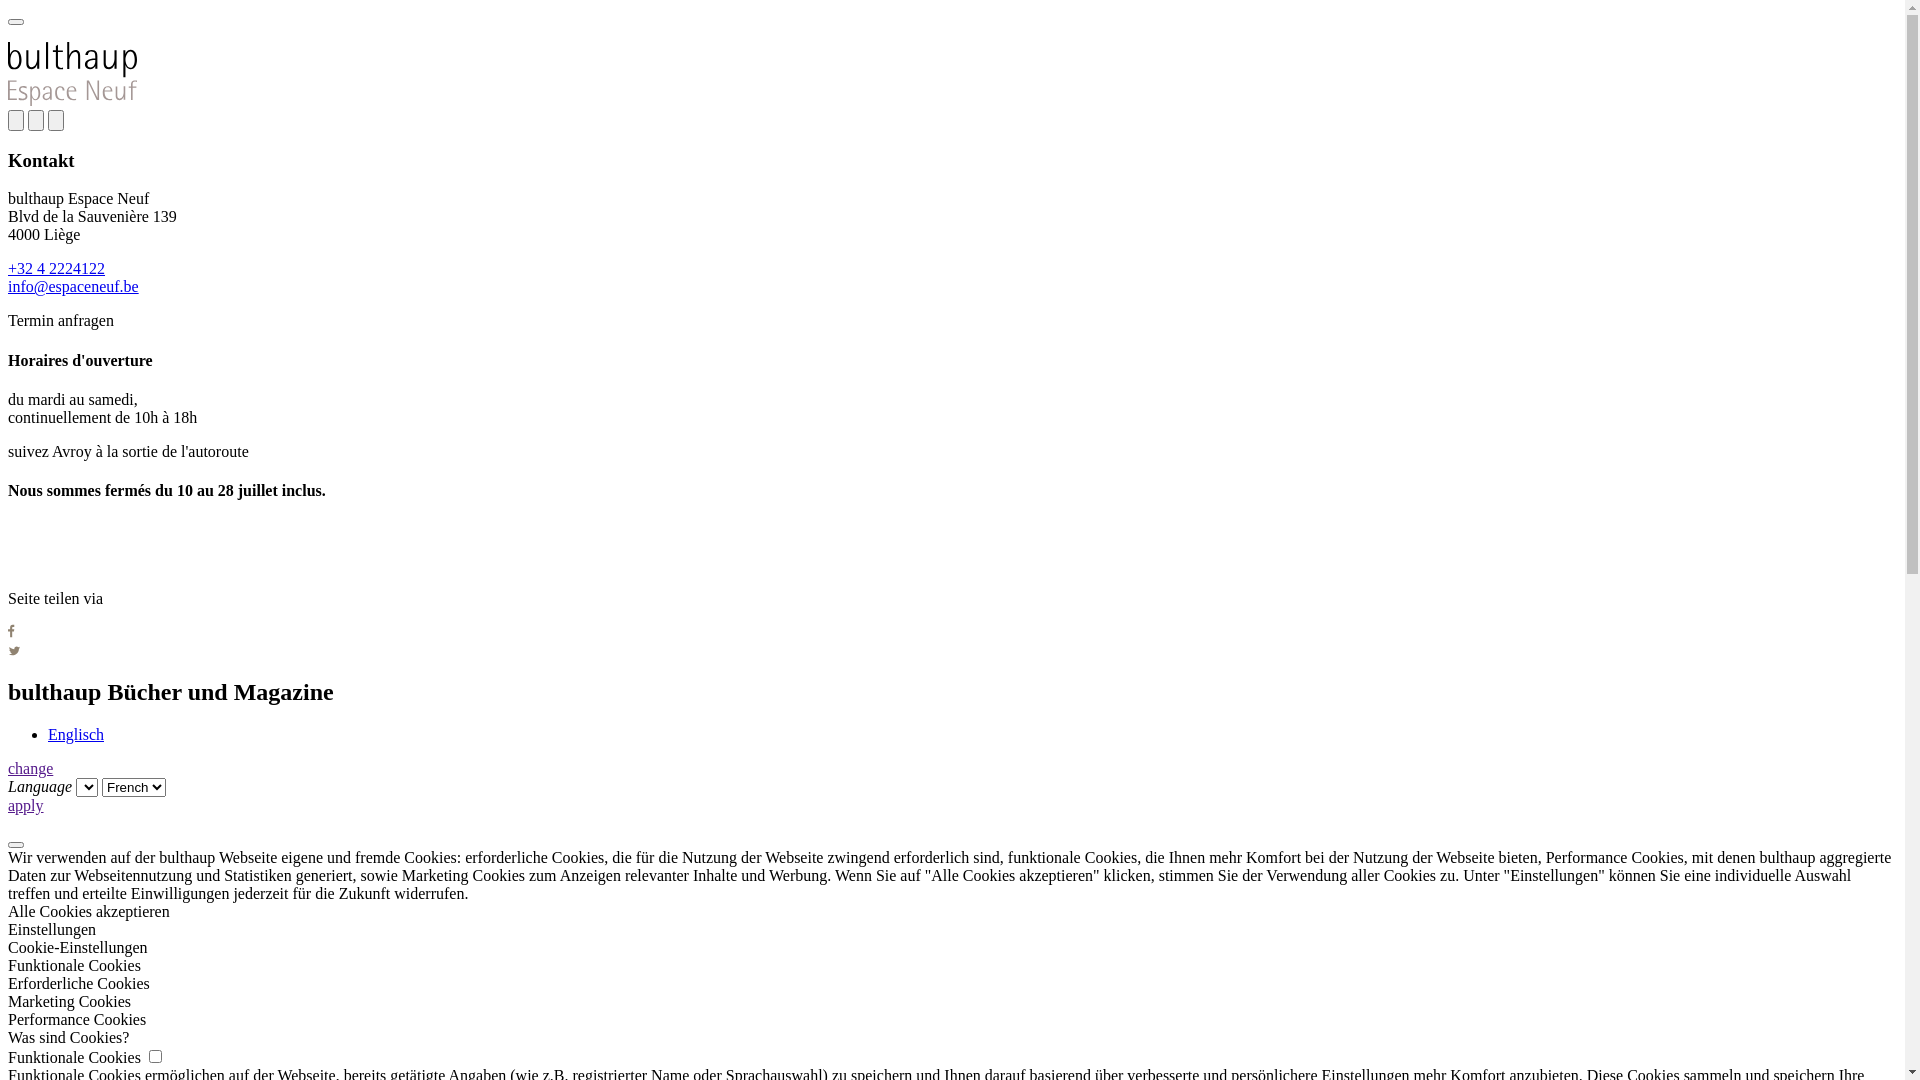 The width and height of the screenshot is (1920, 1080). What do you see at coordinates (30, 767) in the screenshot?
I see `'change'` at bounding box center [30, 767].